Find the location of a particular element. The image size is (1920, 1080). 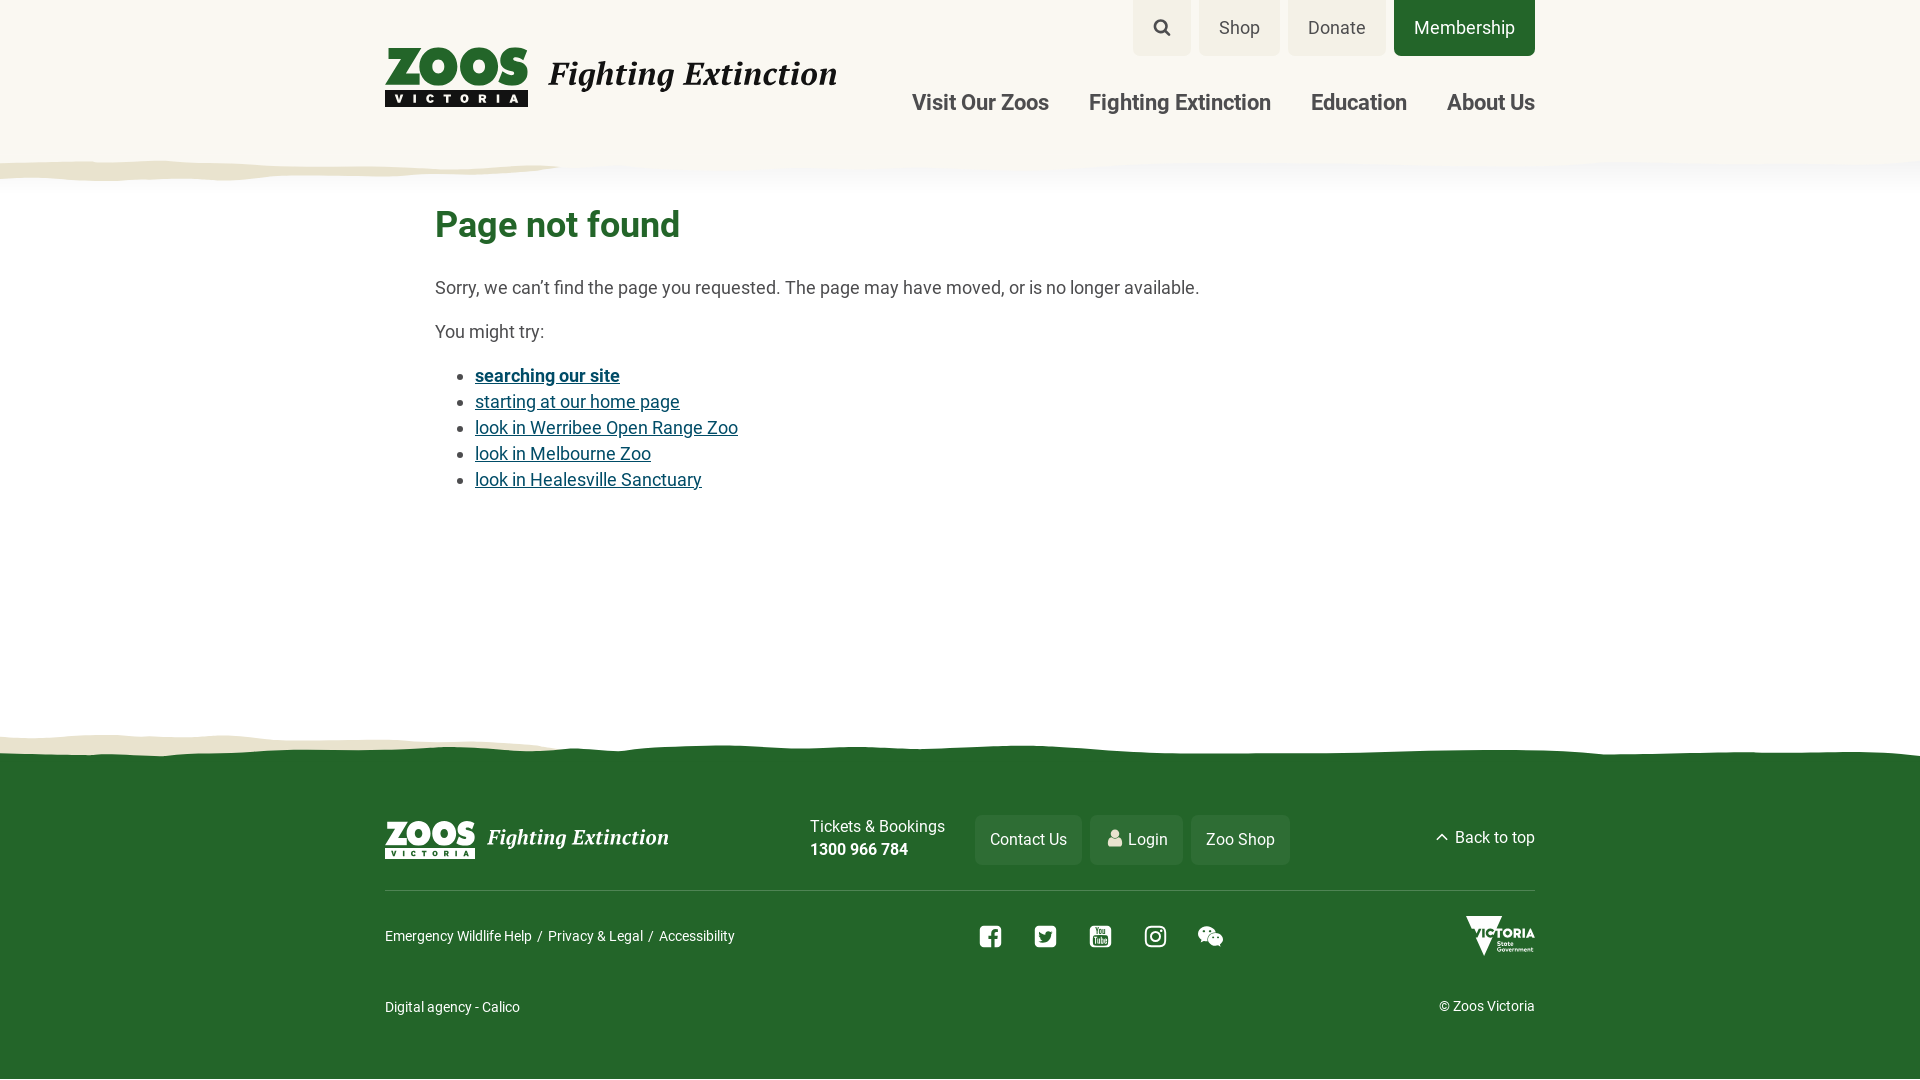

'Contact Us' is located at coordinates (1028, 840).